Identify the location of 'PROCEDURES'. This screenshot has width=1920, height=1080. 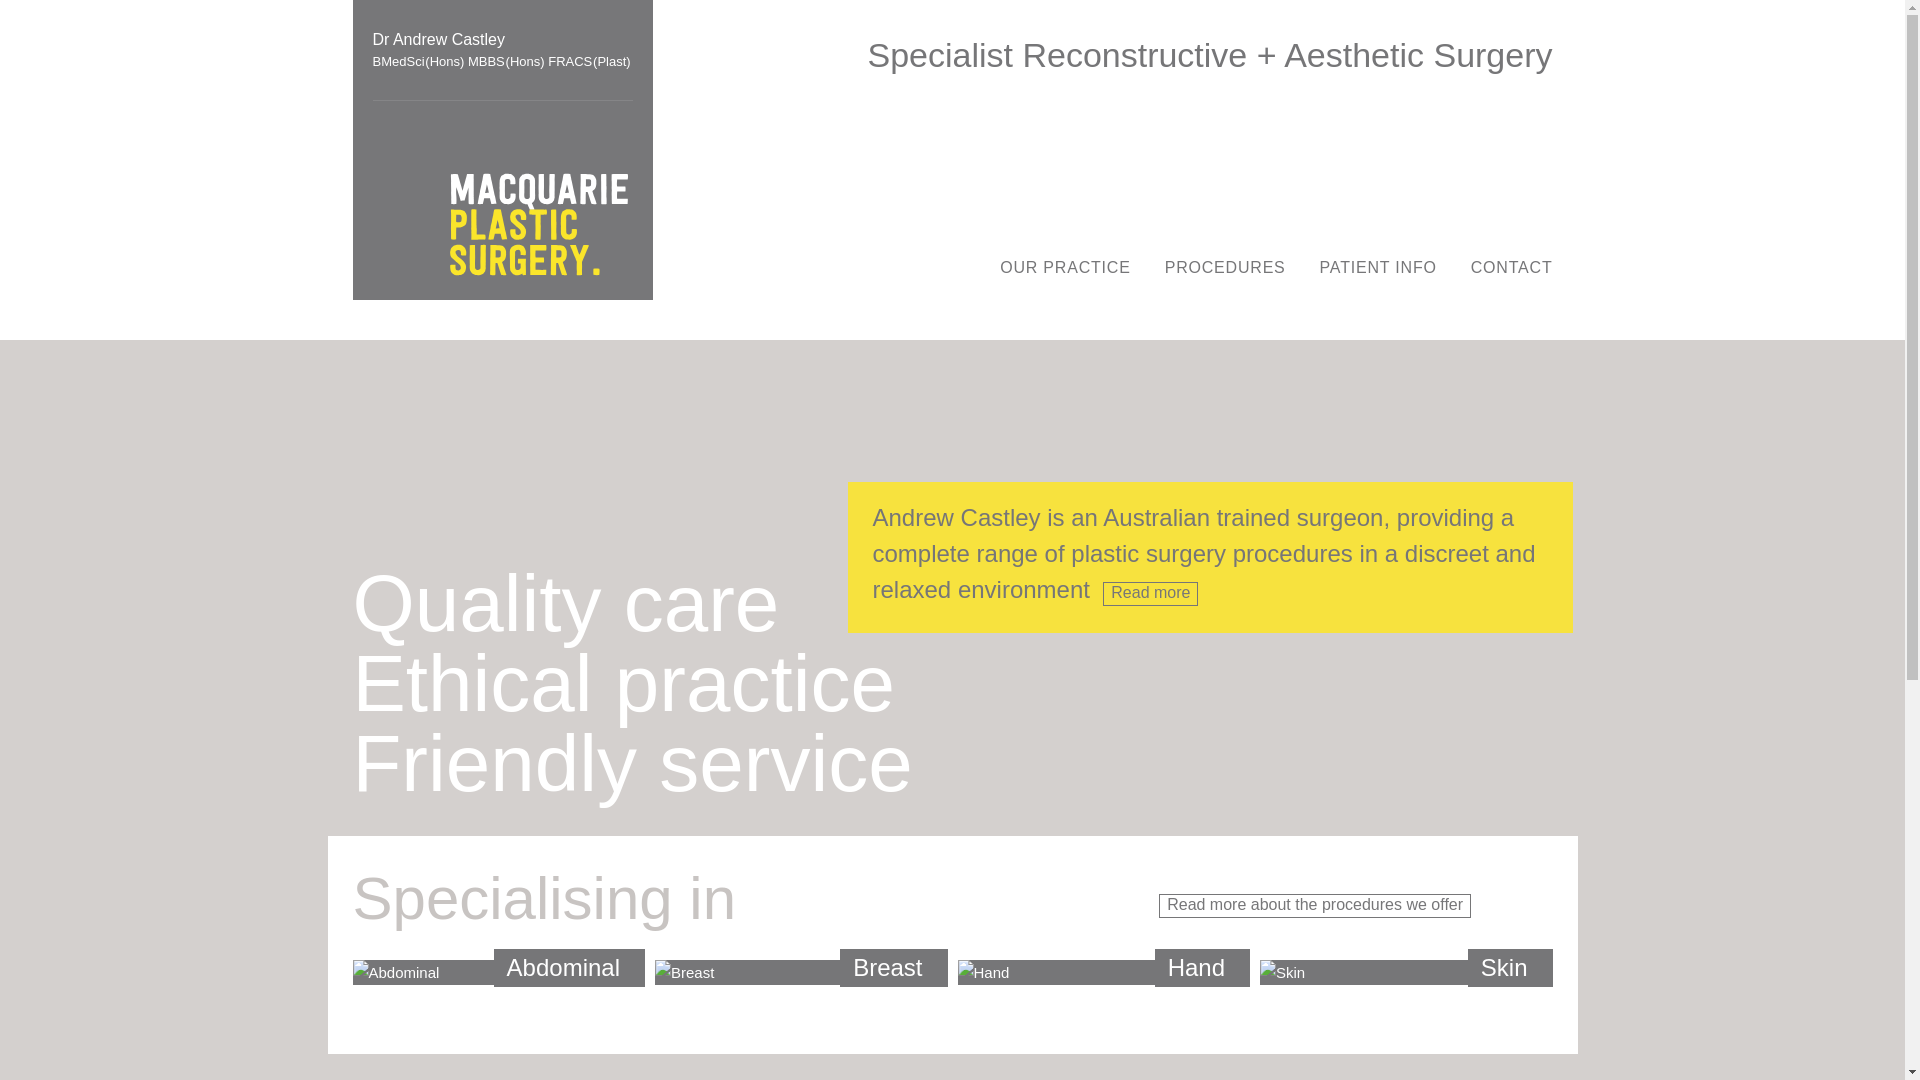
(1224, 266).